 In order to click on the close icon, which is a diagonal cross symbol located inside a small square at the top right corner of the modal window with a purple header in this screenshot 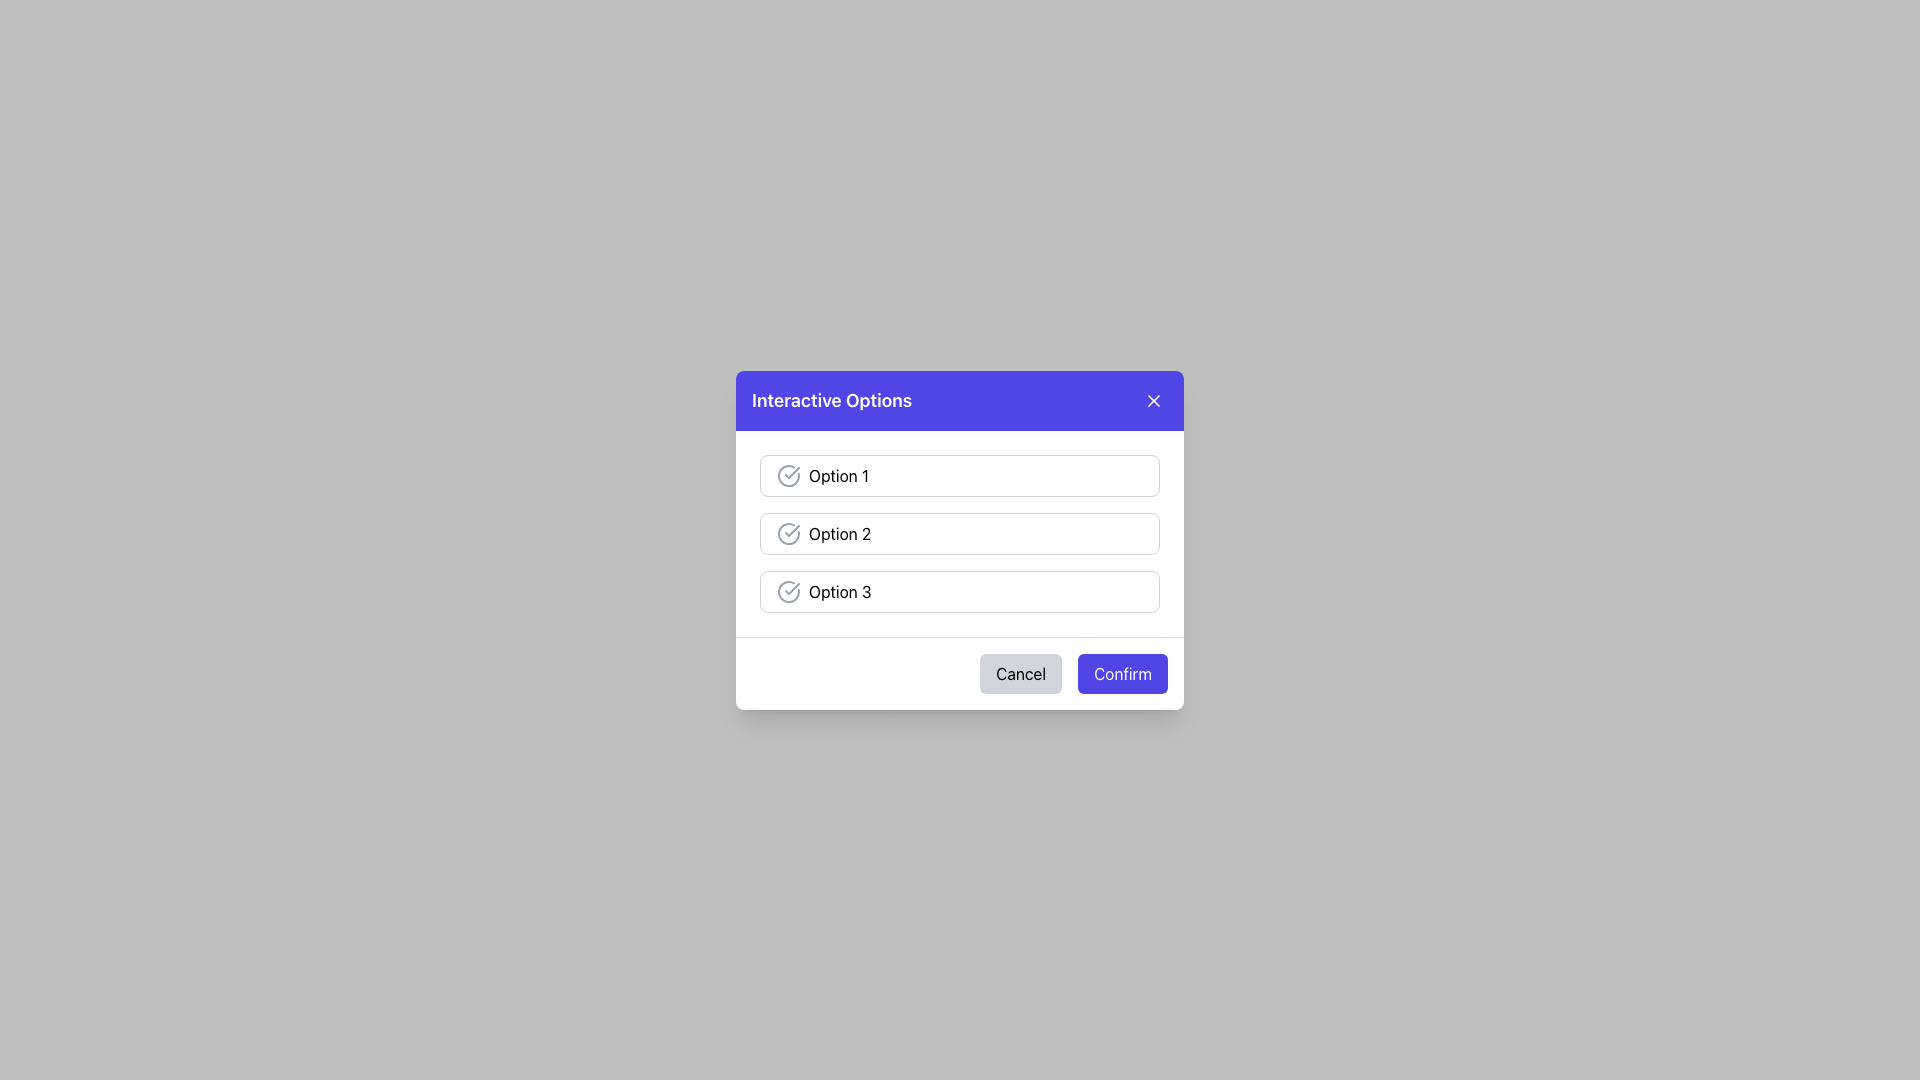, I will do `click(1153, 400)`.